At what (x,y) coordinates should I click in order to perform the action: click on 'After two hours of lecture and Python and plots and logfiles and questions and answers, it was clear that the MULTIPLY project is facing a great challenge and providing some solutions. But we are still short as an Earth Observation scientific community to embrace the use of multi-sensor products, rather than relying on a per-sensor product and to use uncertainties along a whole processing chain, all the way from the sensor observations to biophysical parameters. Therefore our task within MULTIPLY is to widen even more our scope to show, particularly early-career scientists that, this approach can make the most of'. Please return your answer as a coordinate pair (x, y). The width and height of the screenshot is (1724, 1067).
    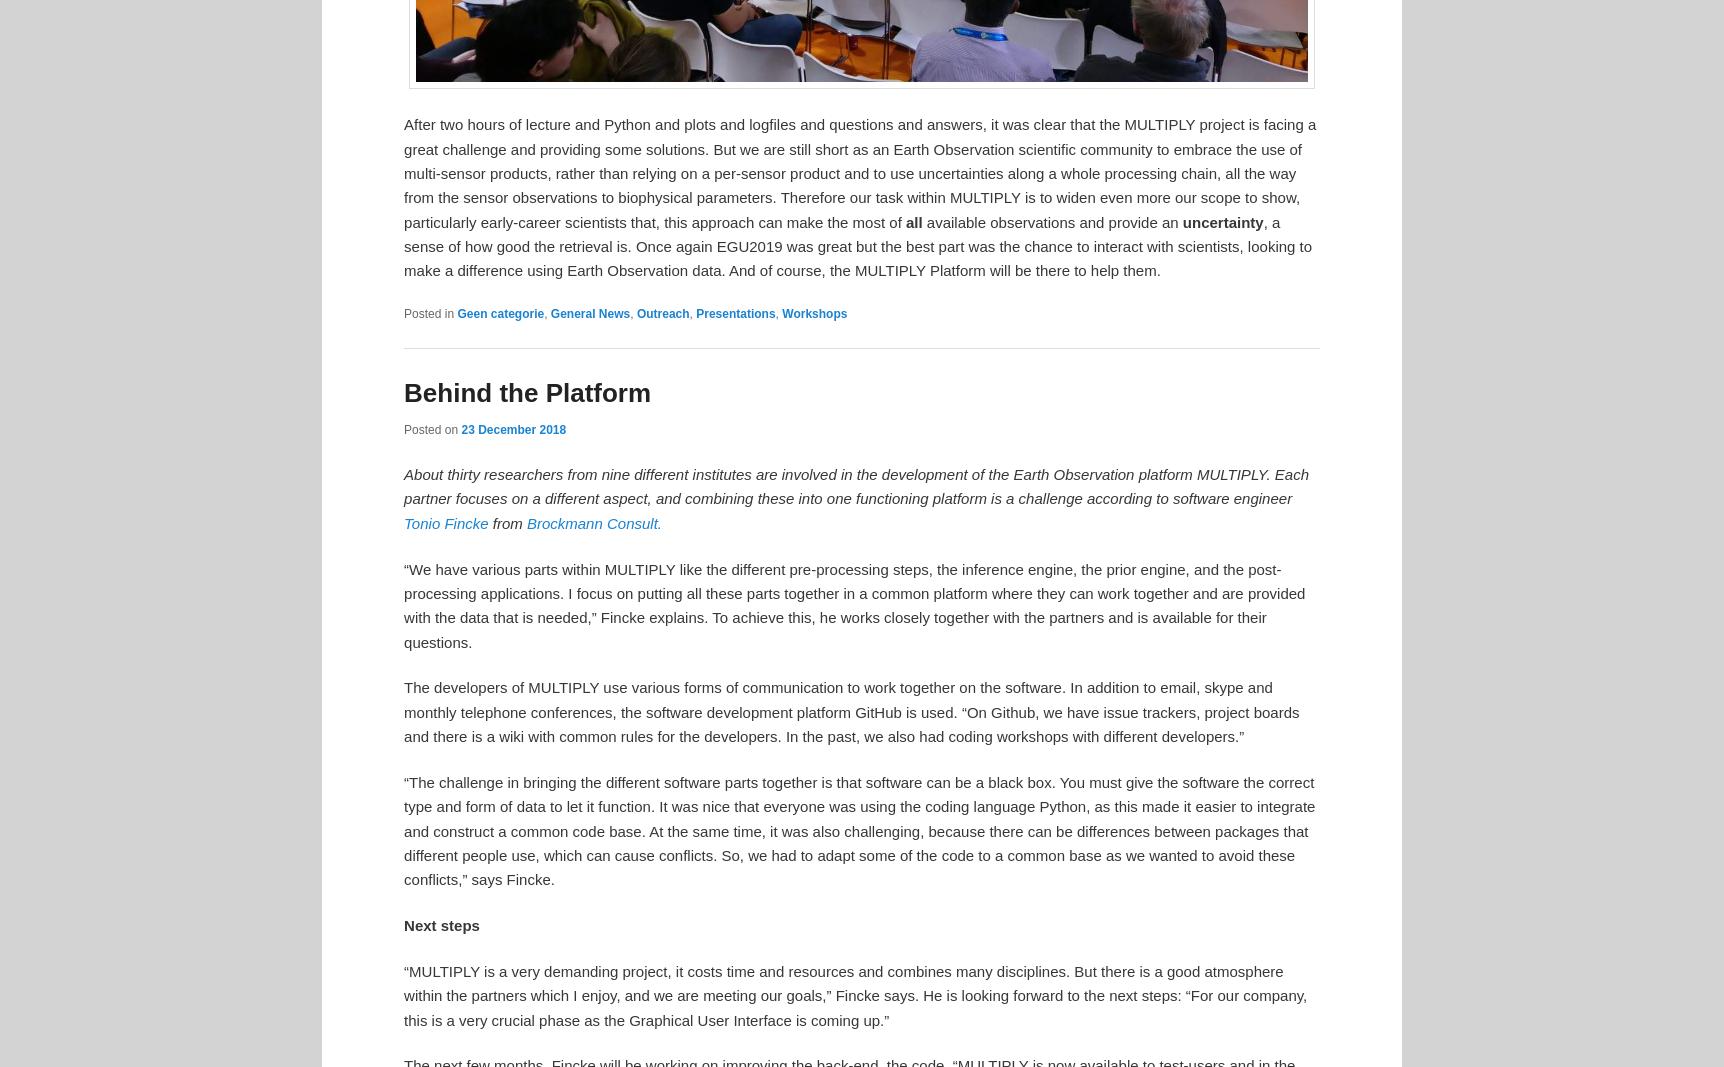
    Looking at the image, I should click on (858, 171).